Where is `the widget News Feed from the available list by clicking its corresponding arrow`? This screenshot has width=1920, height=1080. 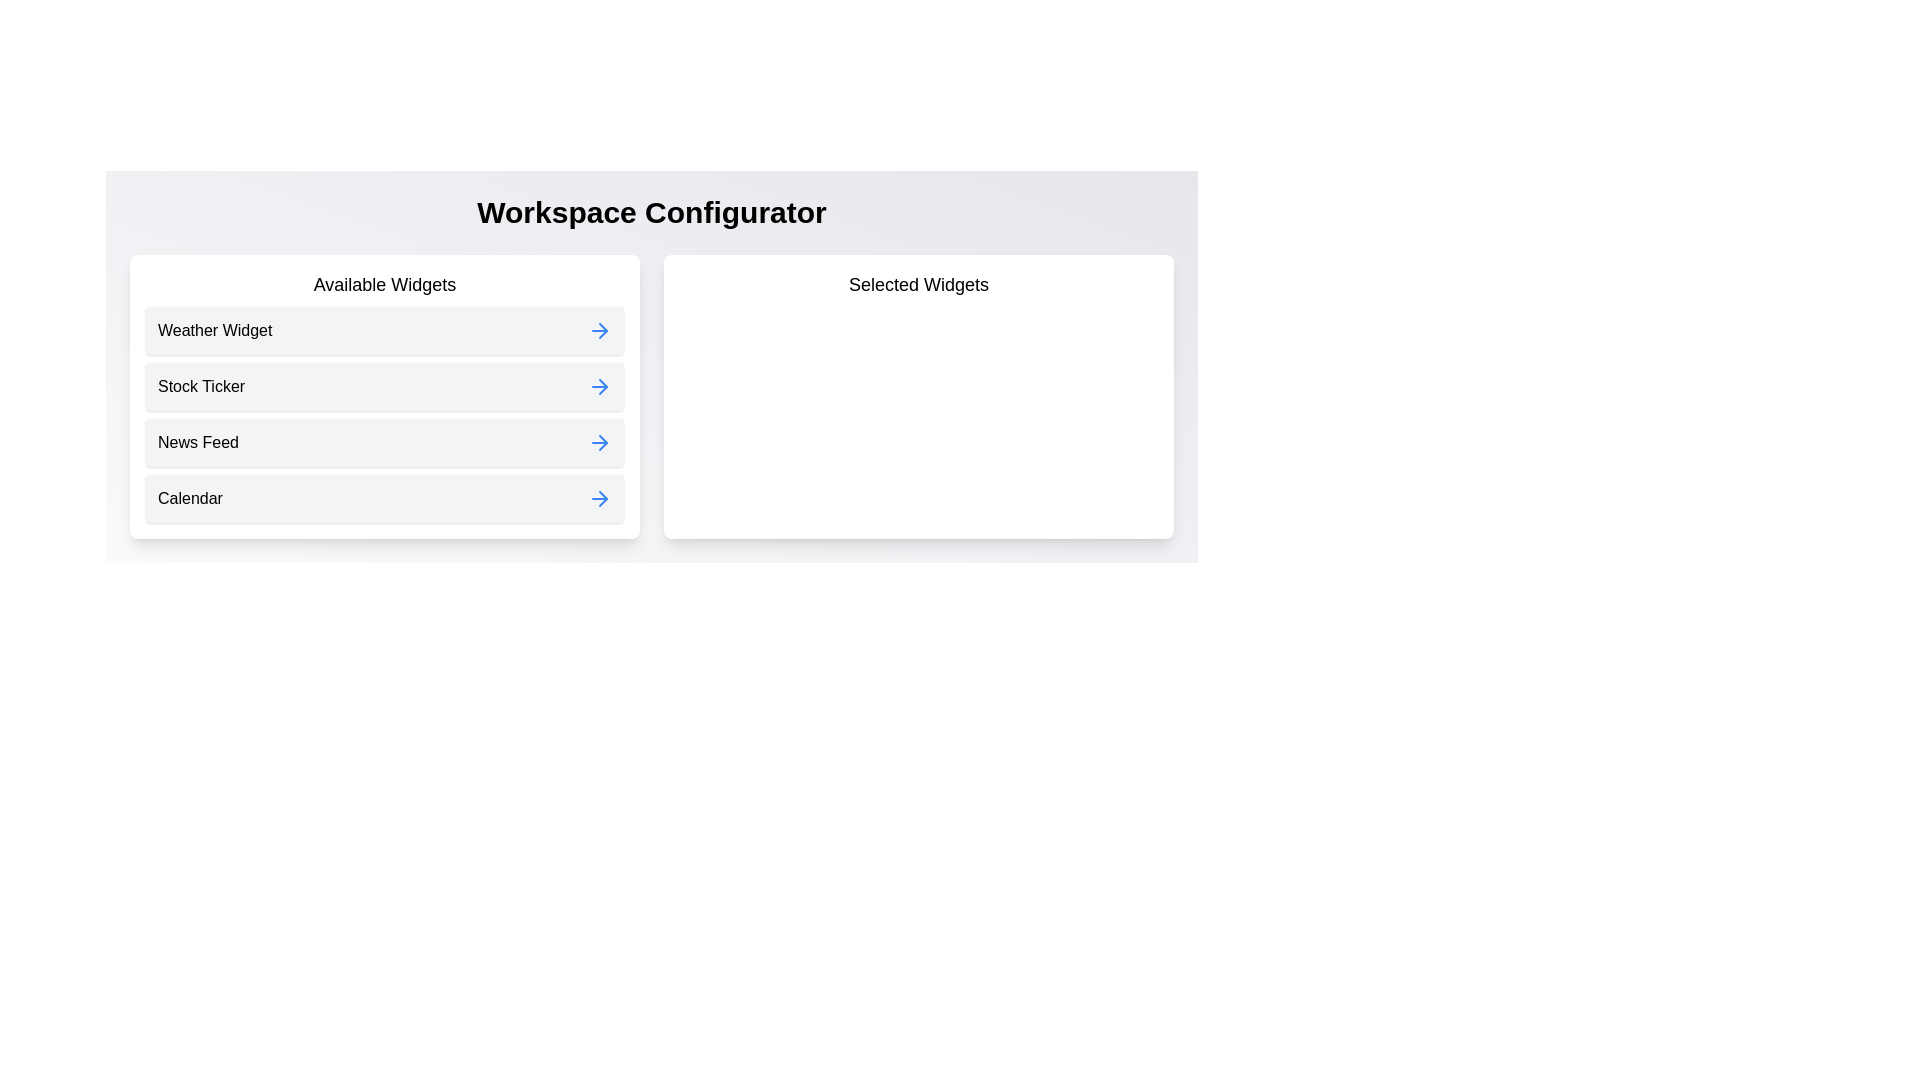 the widget News Feed from the available list by clicking its corresponding arrow is located at coordinates (599, 442).